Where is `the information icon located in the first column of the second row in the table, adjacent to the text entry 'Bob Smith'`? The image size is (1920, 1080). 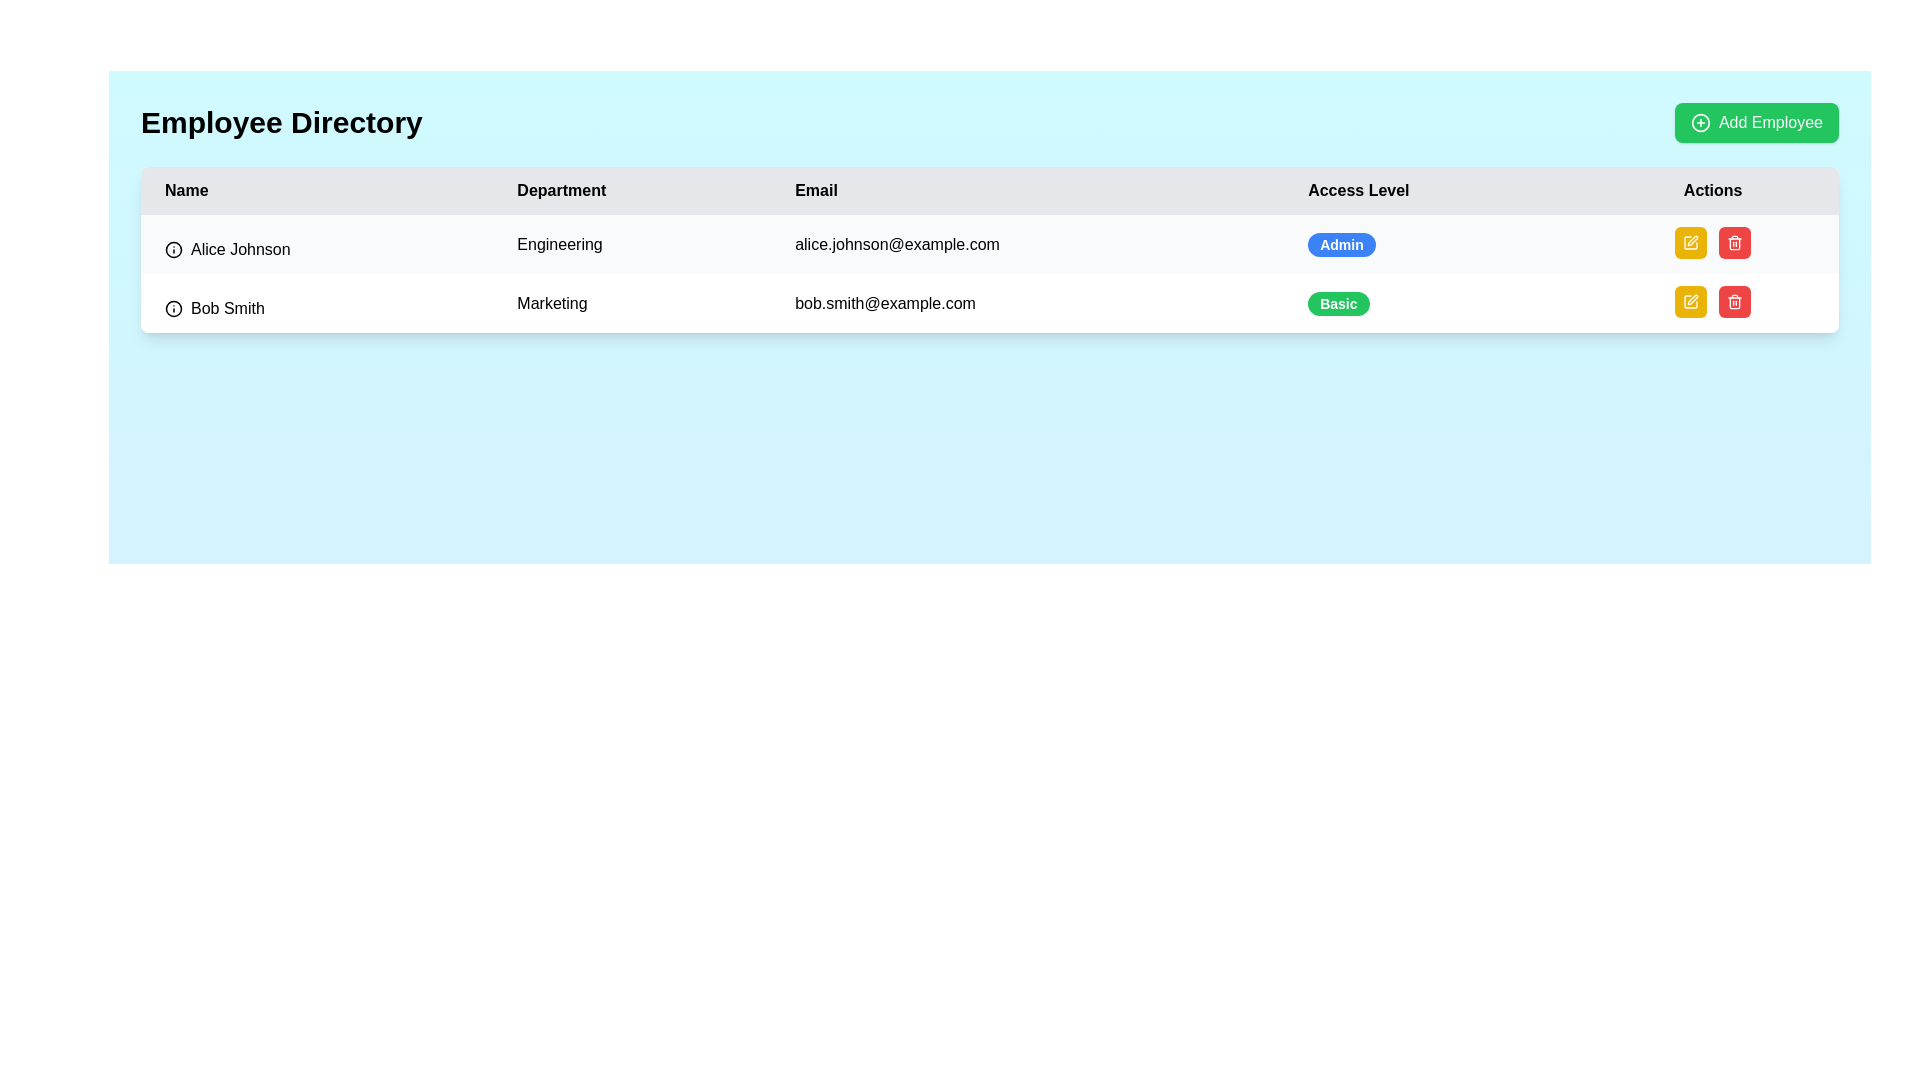
the information icon located in the first column of the second row in the table, adjacent to the text entry 'Bob Smith' is located at coordinates (173, 308).